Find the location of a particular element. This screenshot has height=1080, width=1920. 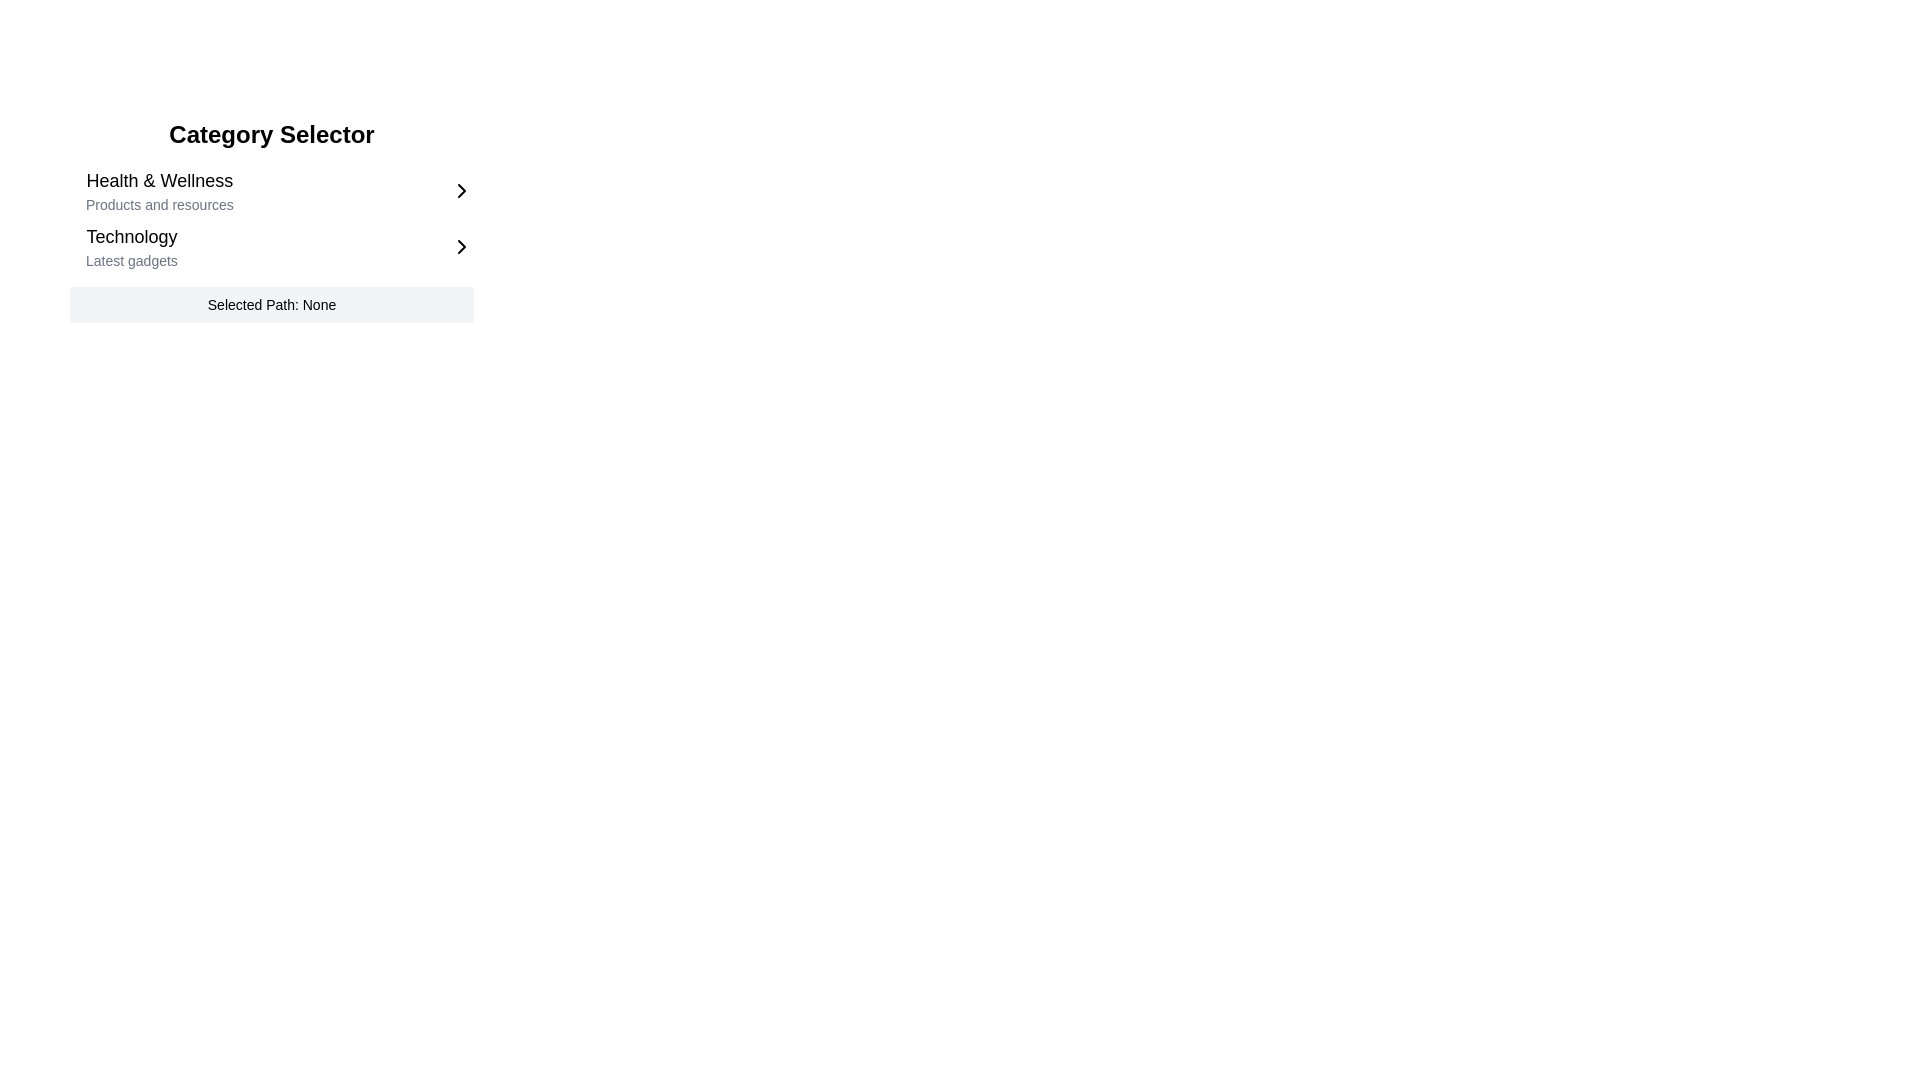

the text label displaying 'Latest gadgets' which is located beneath the 'Technology' header is located at coordinates (130, 260).